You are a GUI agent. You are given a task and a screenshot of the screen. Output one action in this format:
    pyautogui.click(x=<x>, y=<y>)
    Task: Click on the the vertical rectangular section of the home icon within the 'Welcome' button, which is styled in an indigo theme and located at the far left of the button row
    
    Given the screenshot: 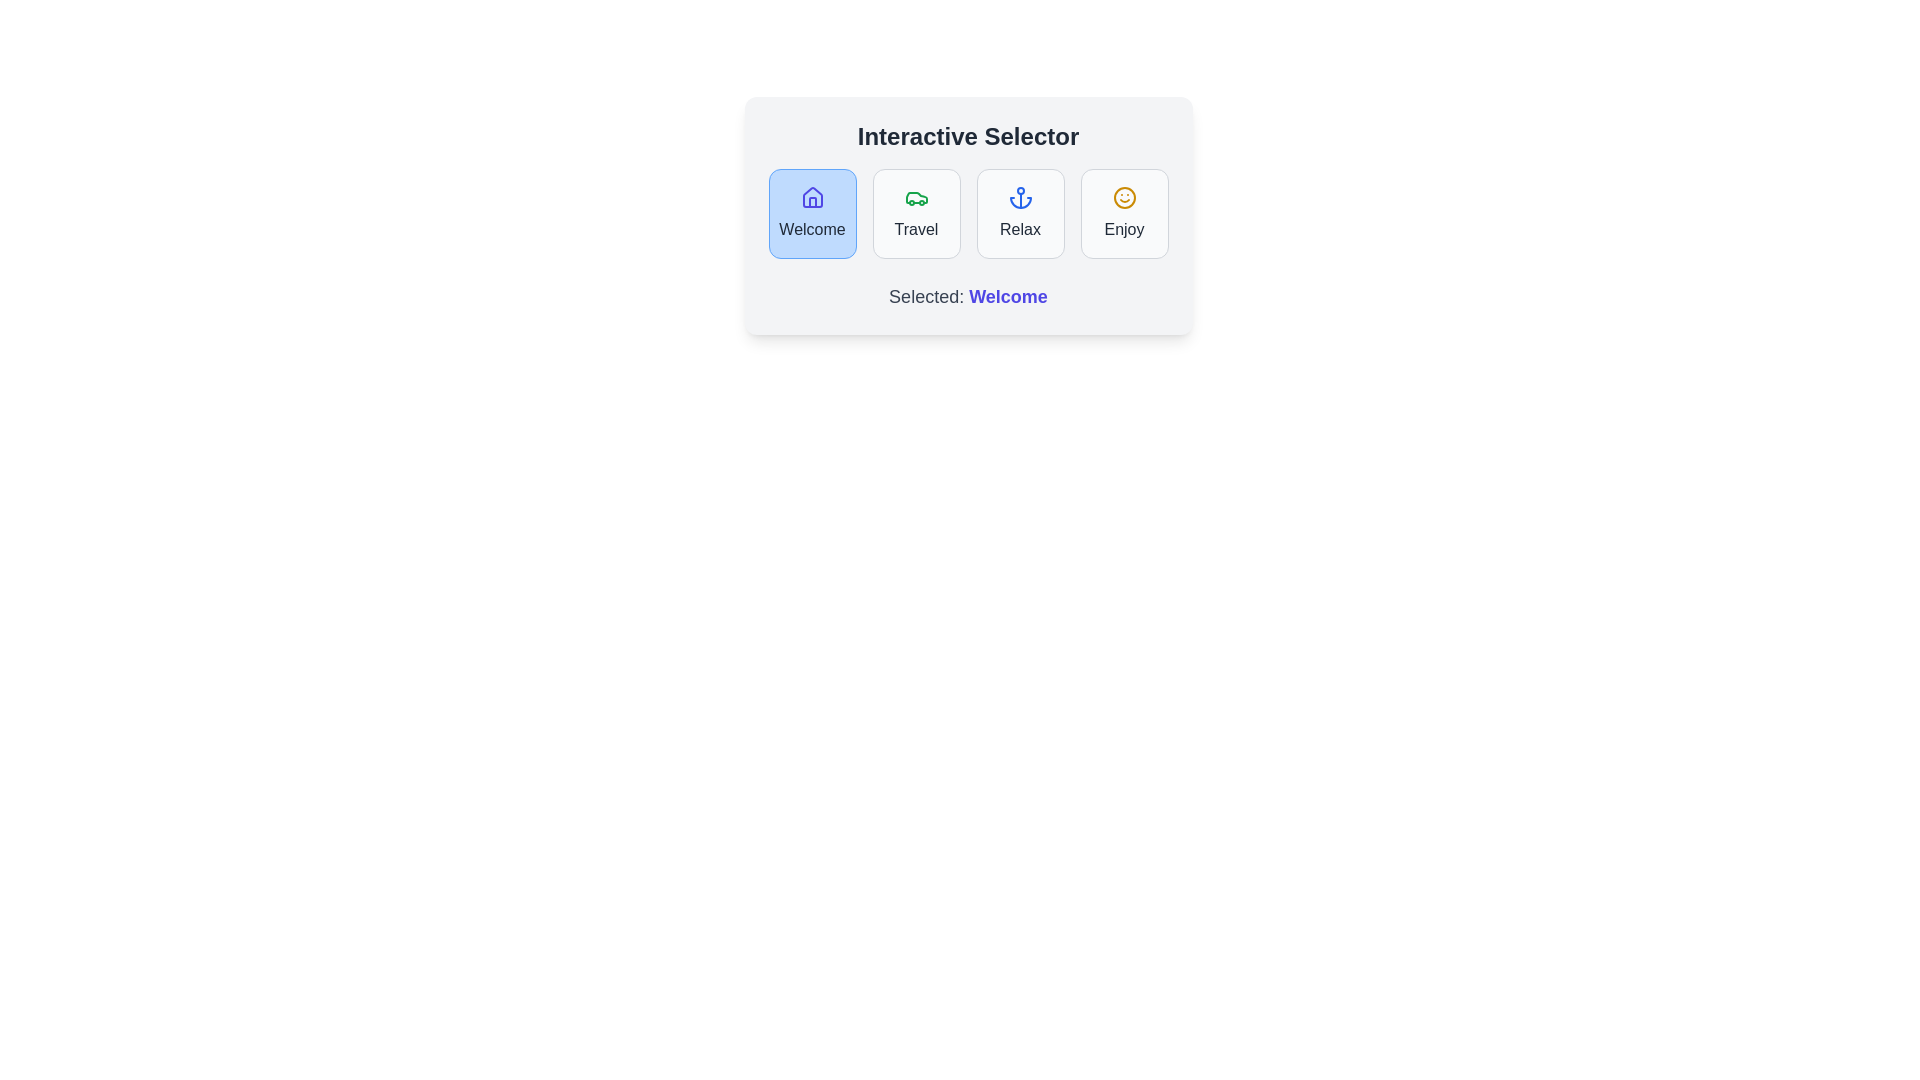 What is the action you would take?
    pyautogui.click(x=812, y=202)
    